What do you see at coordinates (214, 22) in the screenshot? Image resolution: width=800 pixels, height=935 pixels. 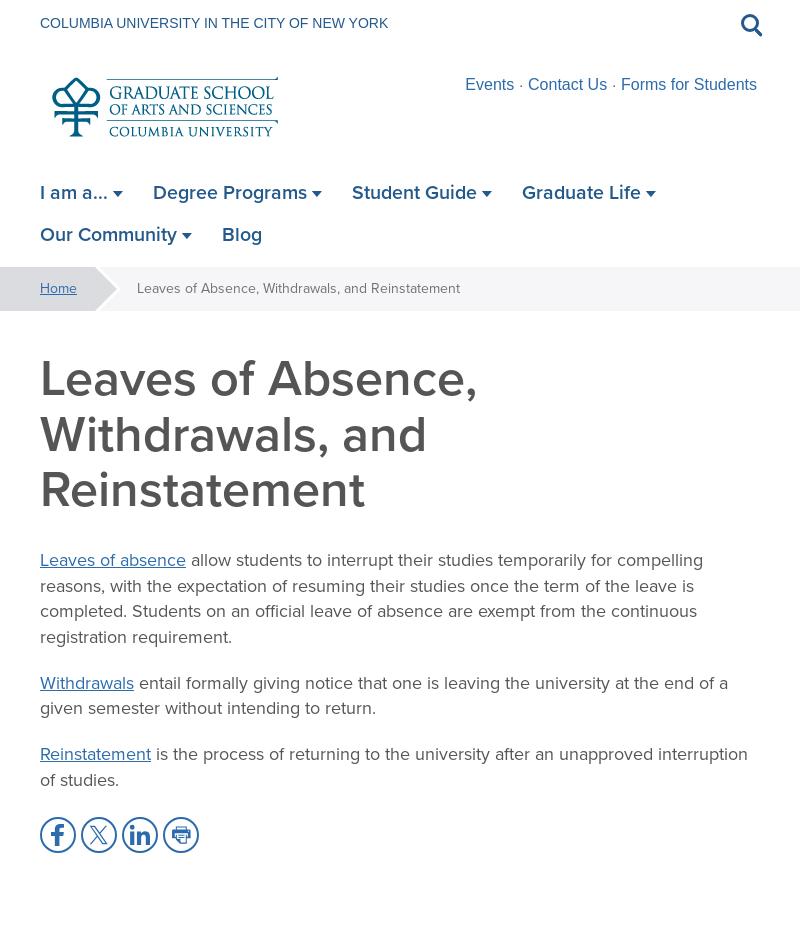 I see `'Columbia University in the City of New York'` at bounding box center [214, 22].